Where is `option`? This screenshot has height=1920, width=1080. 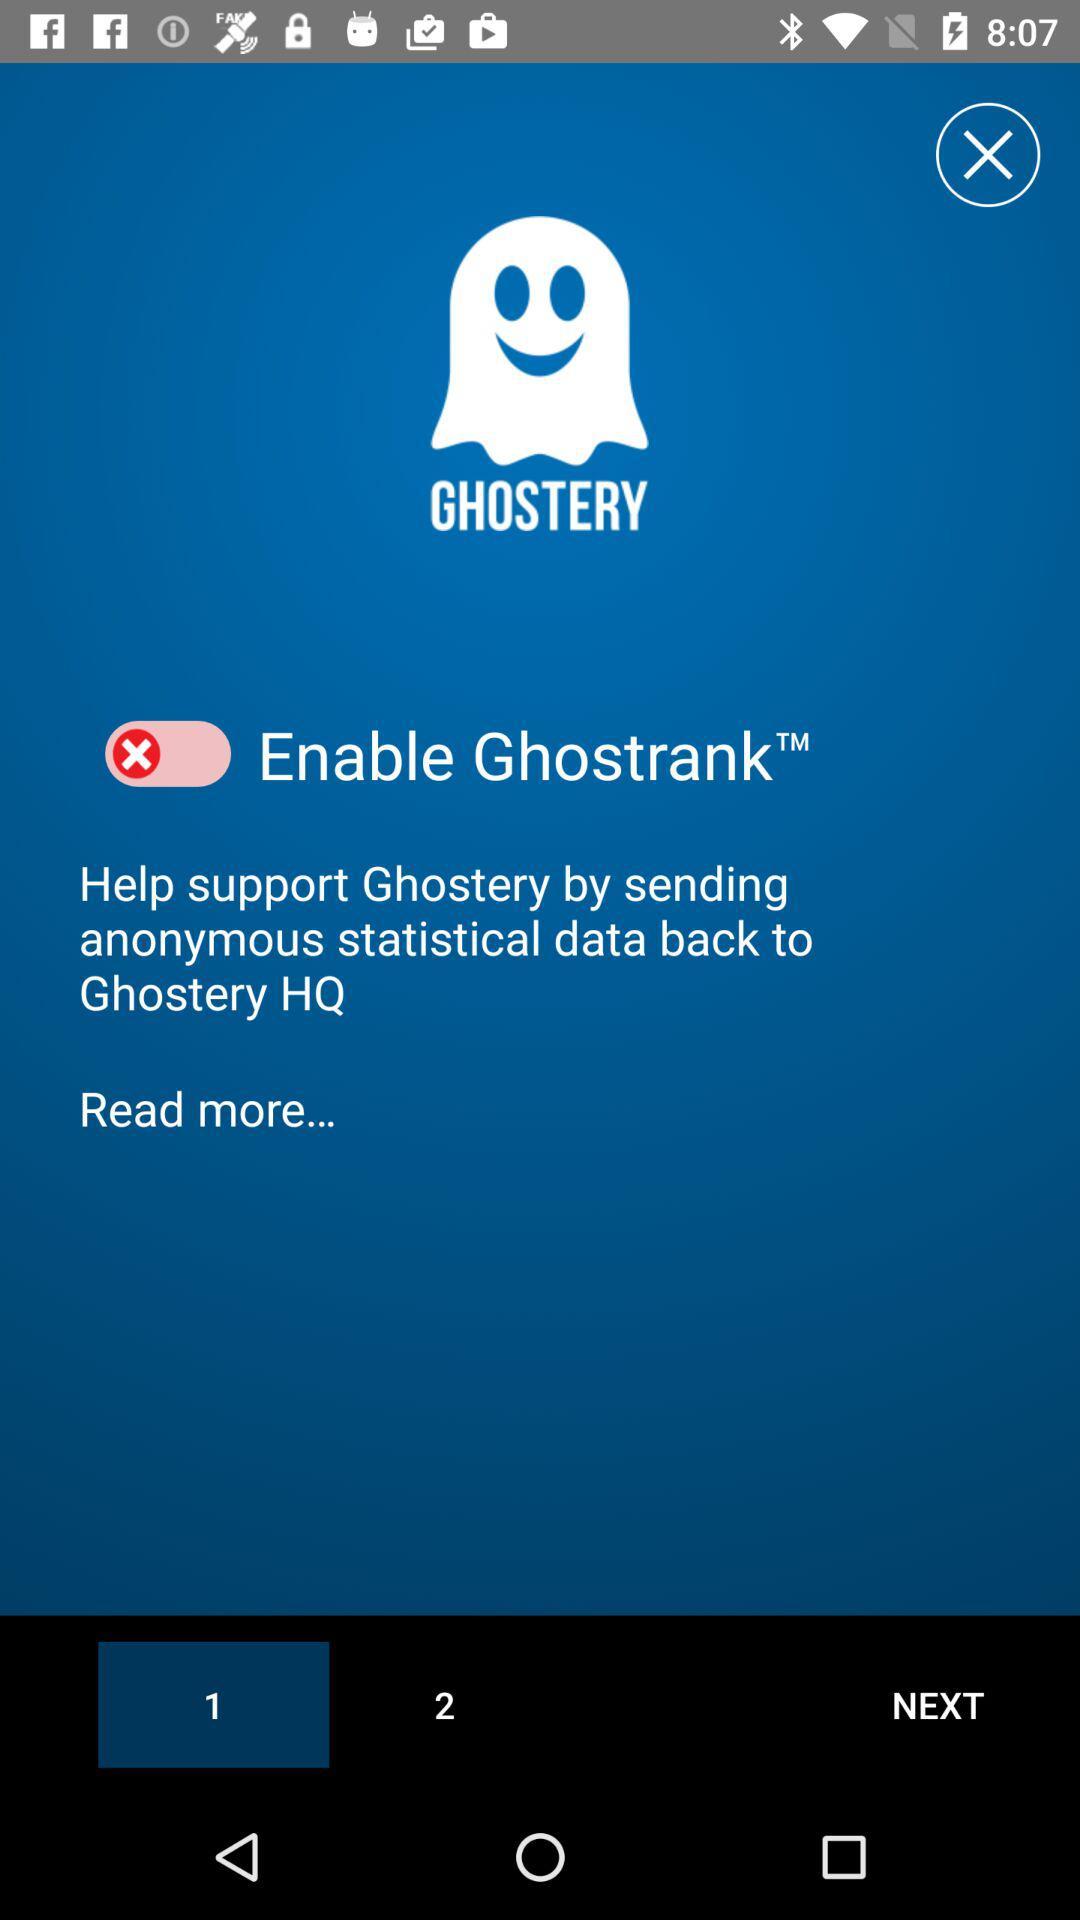
option is located at coordinates (167, 753).